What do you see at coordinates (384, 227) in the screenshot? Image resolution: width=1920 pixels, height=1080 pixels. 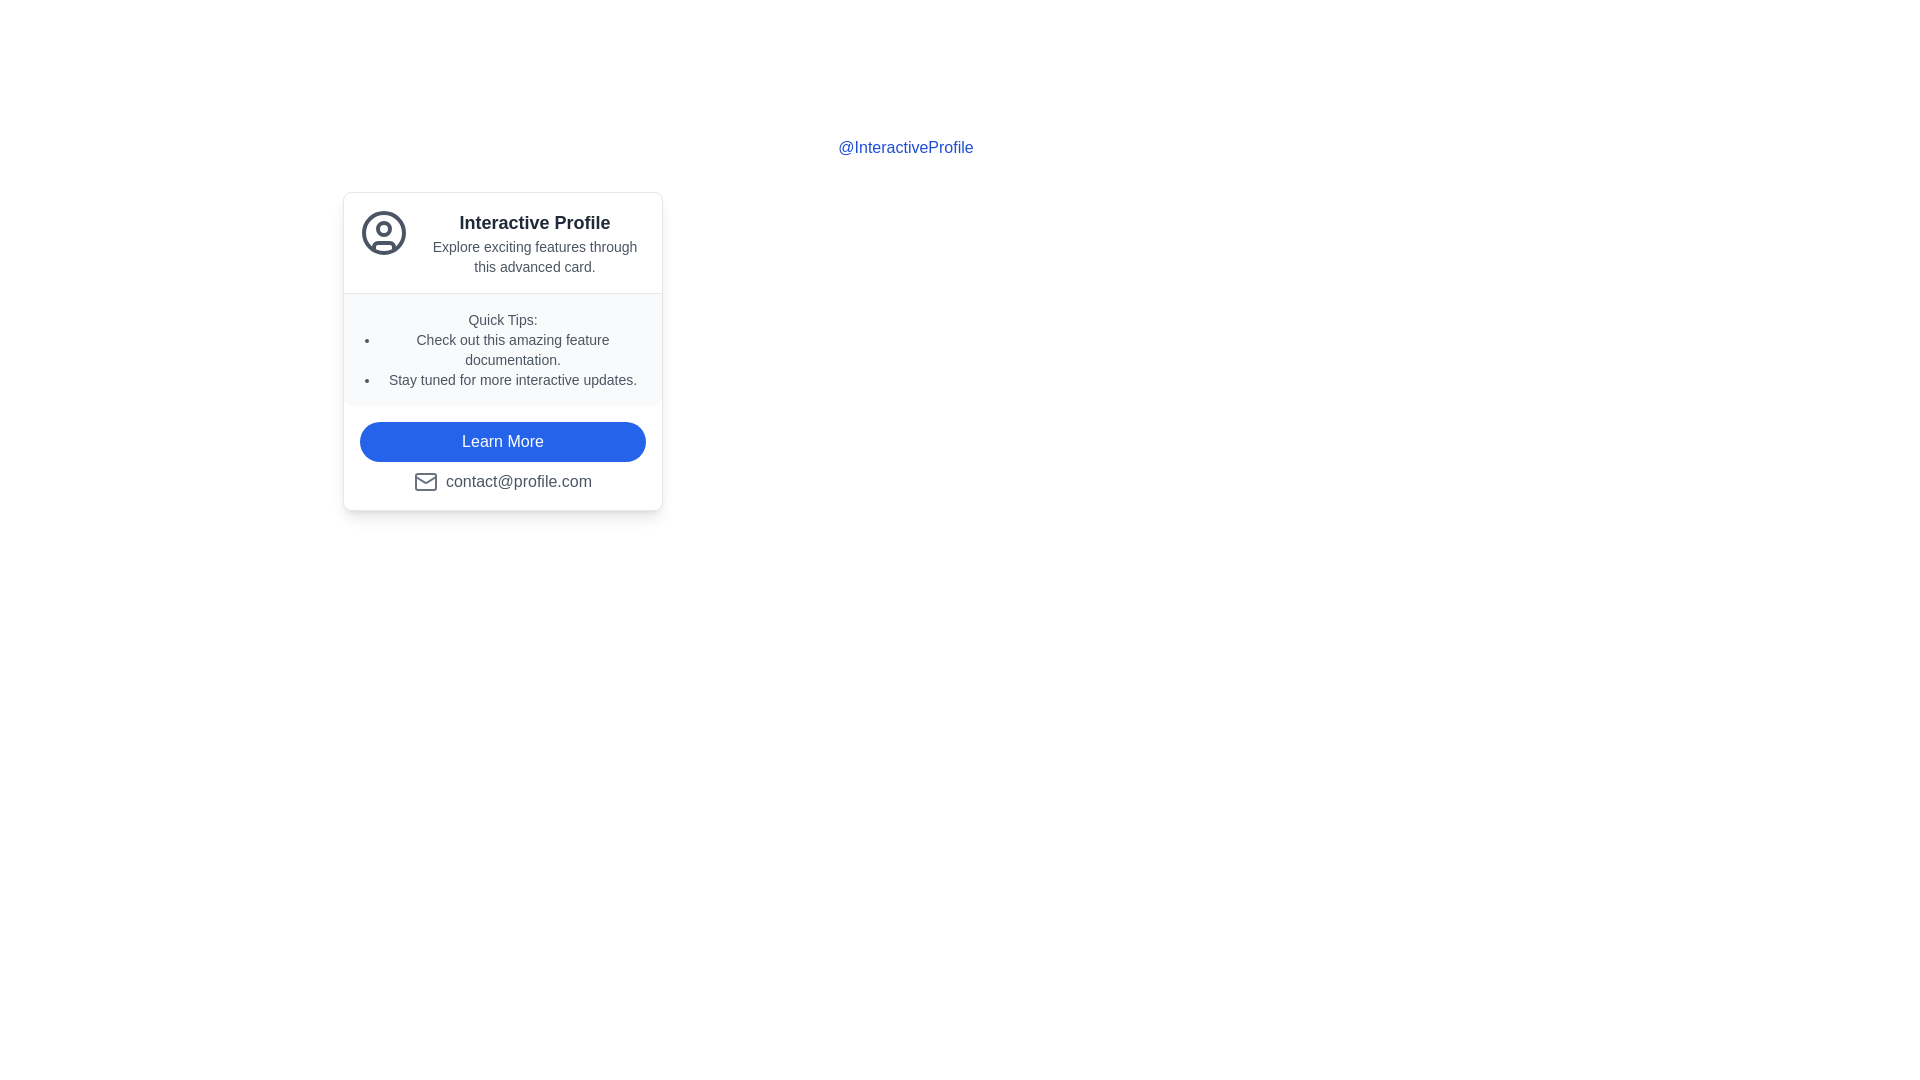 I see `the small circular component within the user profile icon located in the top-left corner of the card` at bounding box center [384, 227].